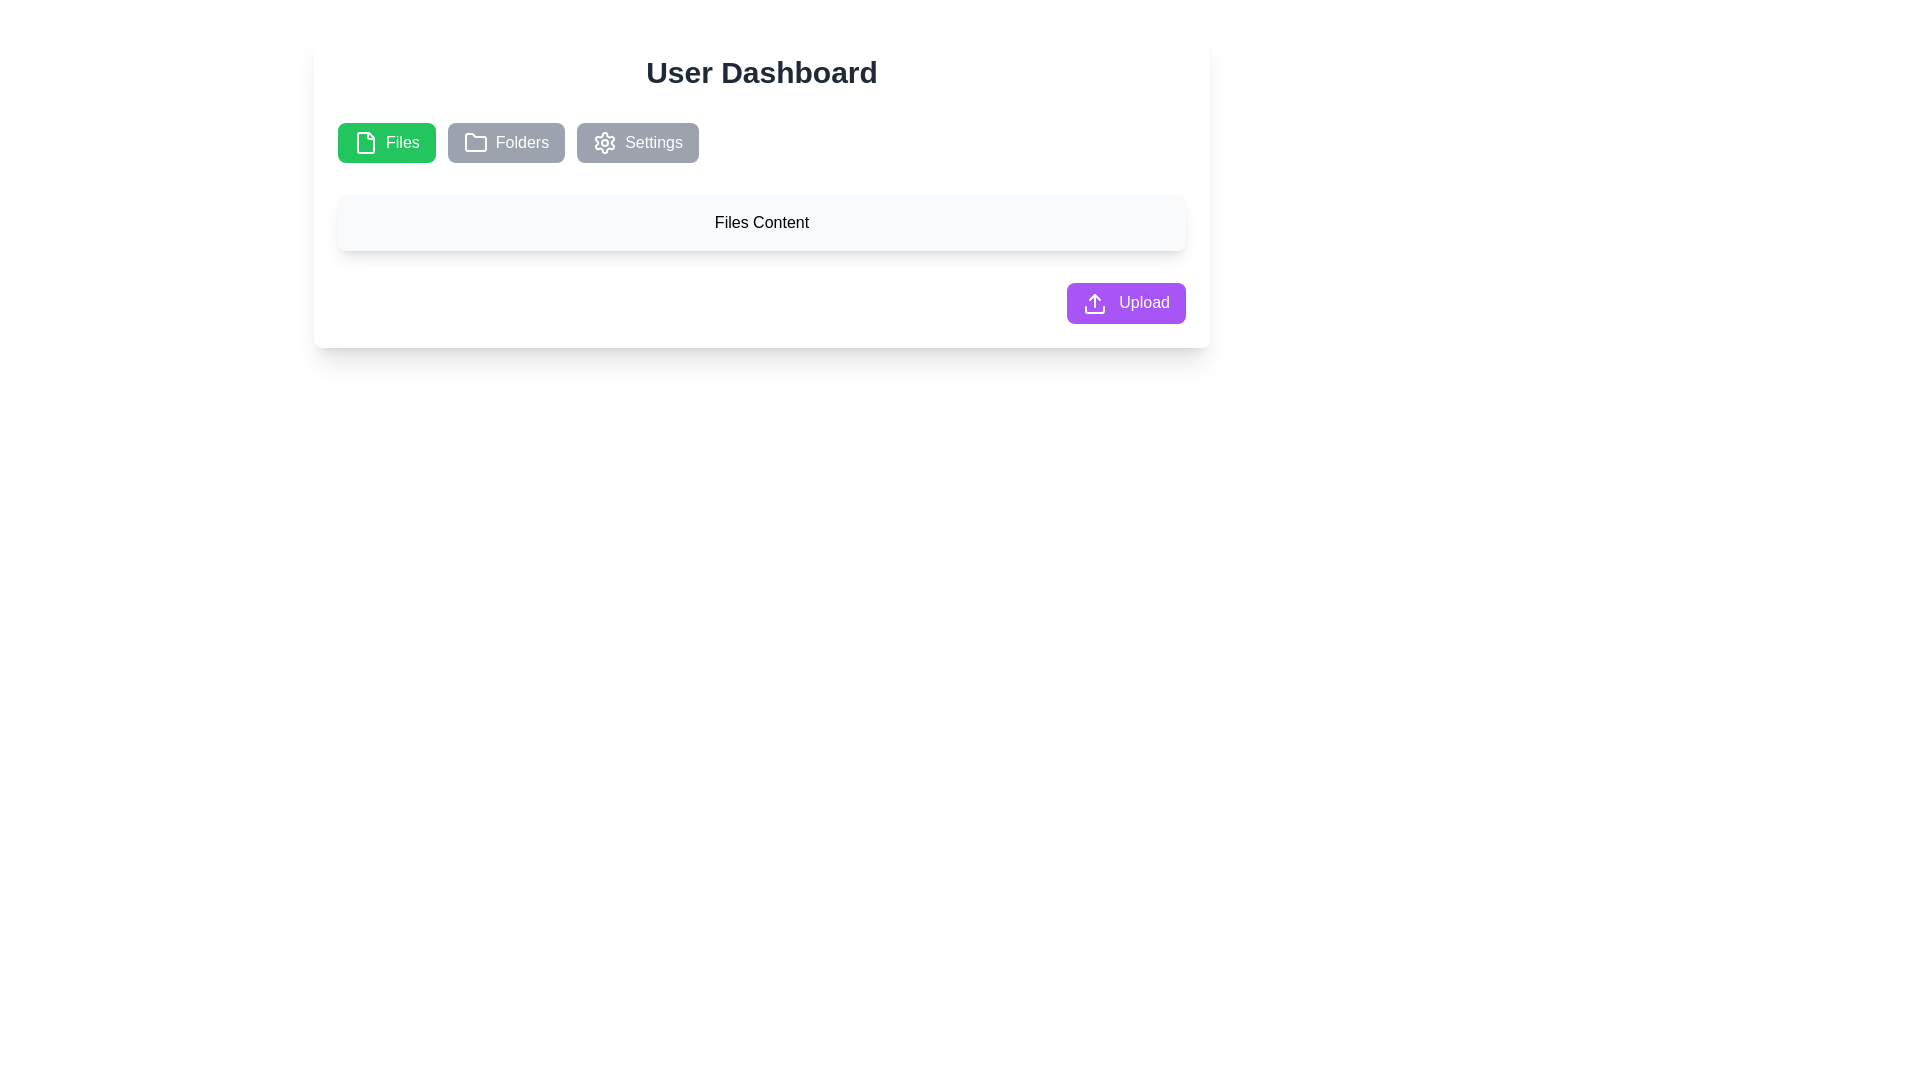 The image size is (1920, 1080). Describe the element at coordinates (761, 223) in the screenshot. I see `the text label that identifies the content section in the User Dashboard, located below the toolbar with items 'Files', 'Folders', and 'Settings'` at that location.